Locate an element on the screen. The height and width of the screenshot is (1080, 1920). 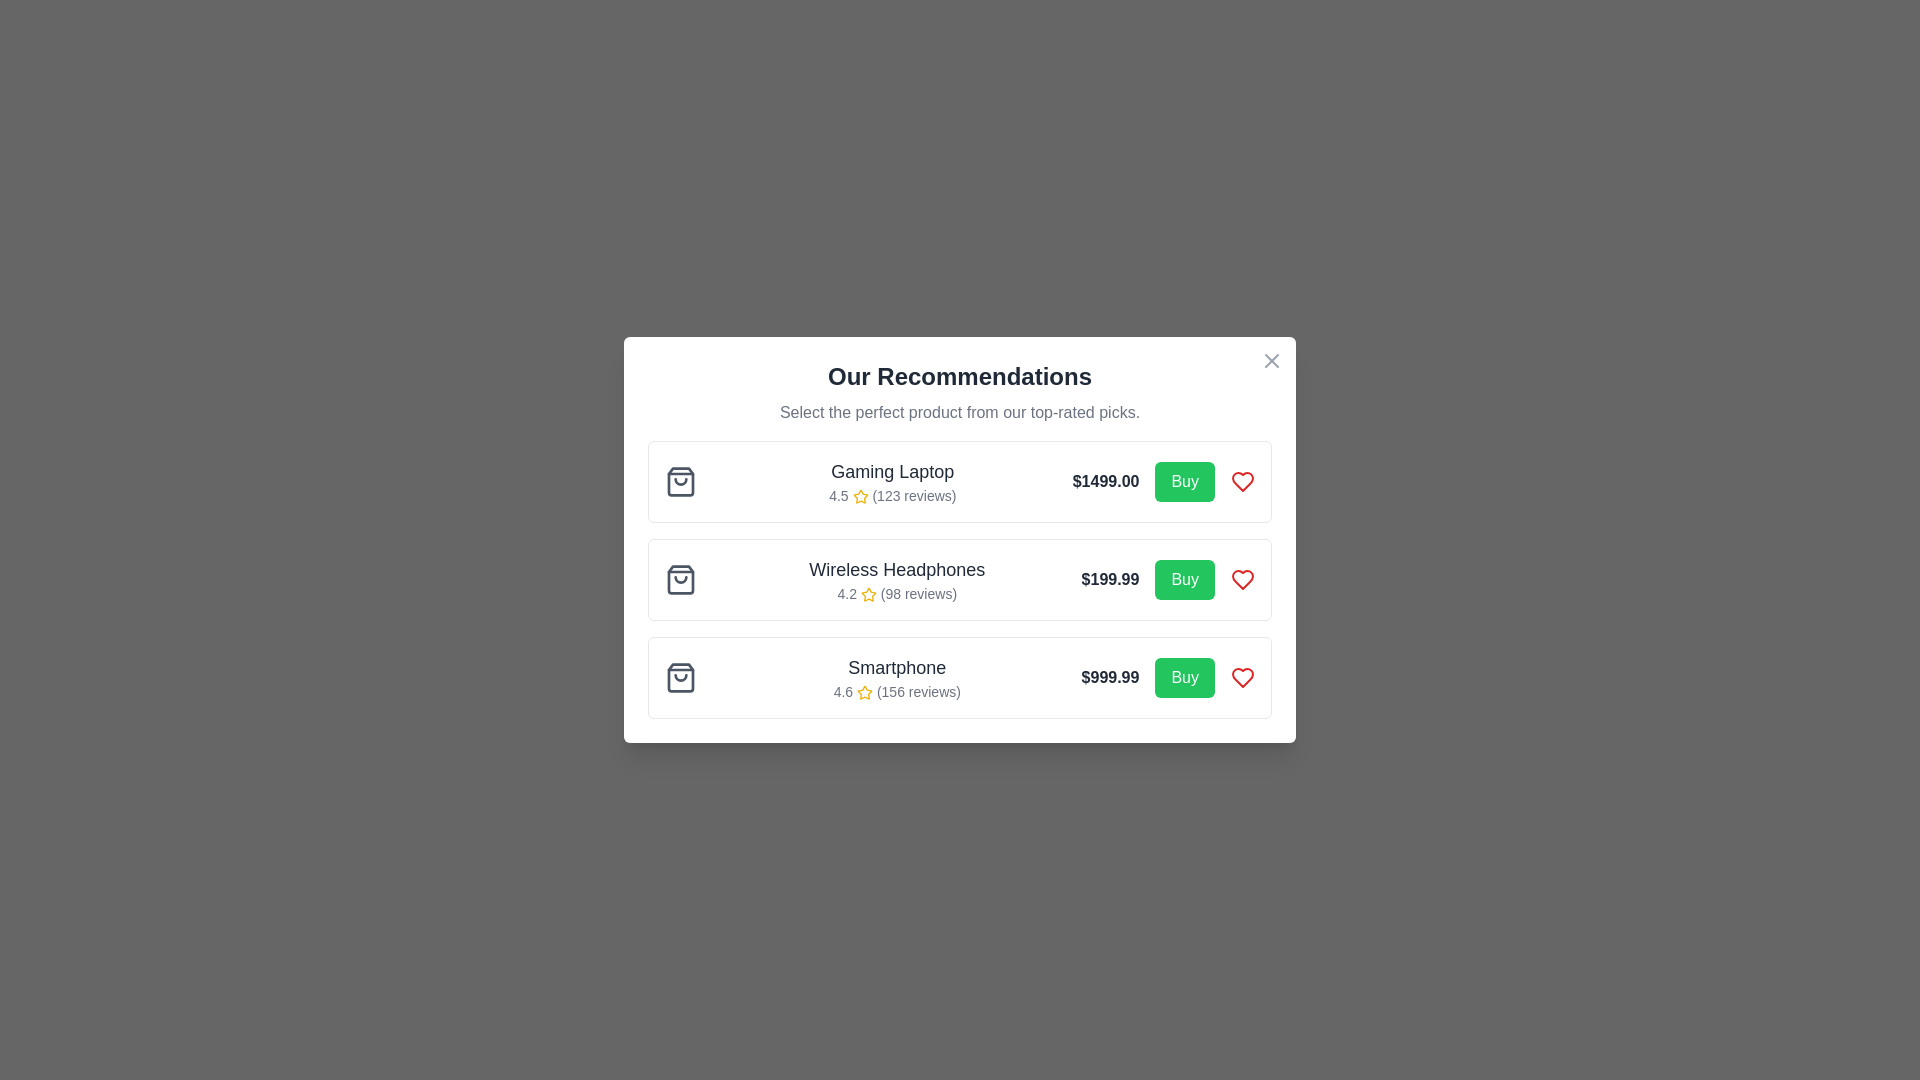
the shopping bag icon located in the second row of product recommendations for 'Wireless Headphones' to see its visual details is located at coordinates (681, 579).